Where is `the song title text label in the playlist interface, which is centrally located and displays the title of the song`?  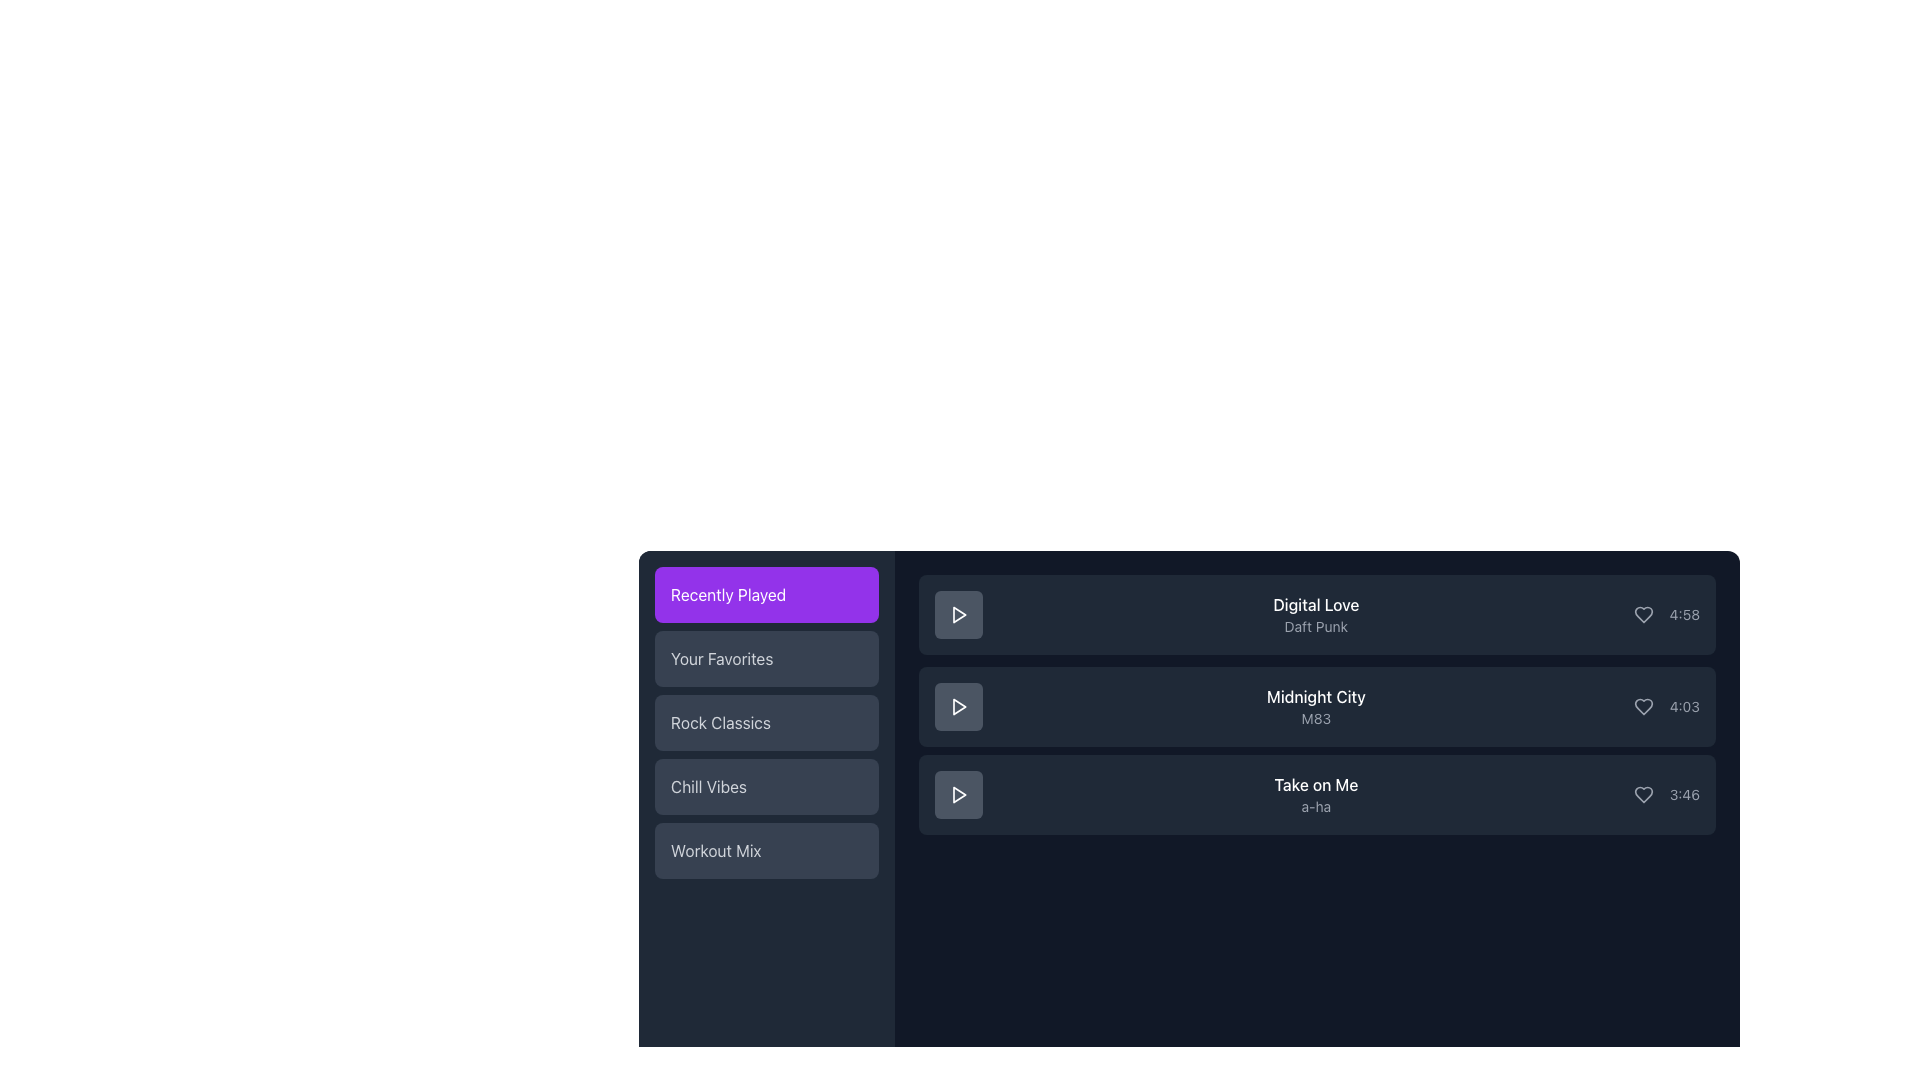
the song title text label in the playlist interface, which is centrally located and displays the title of the song is located at coordinates (1316, 696).